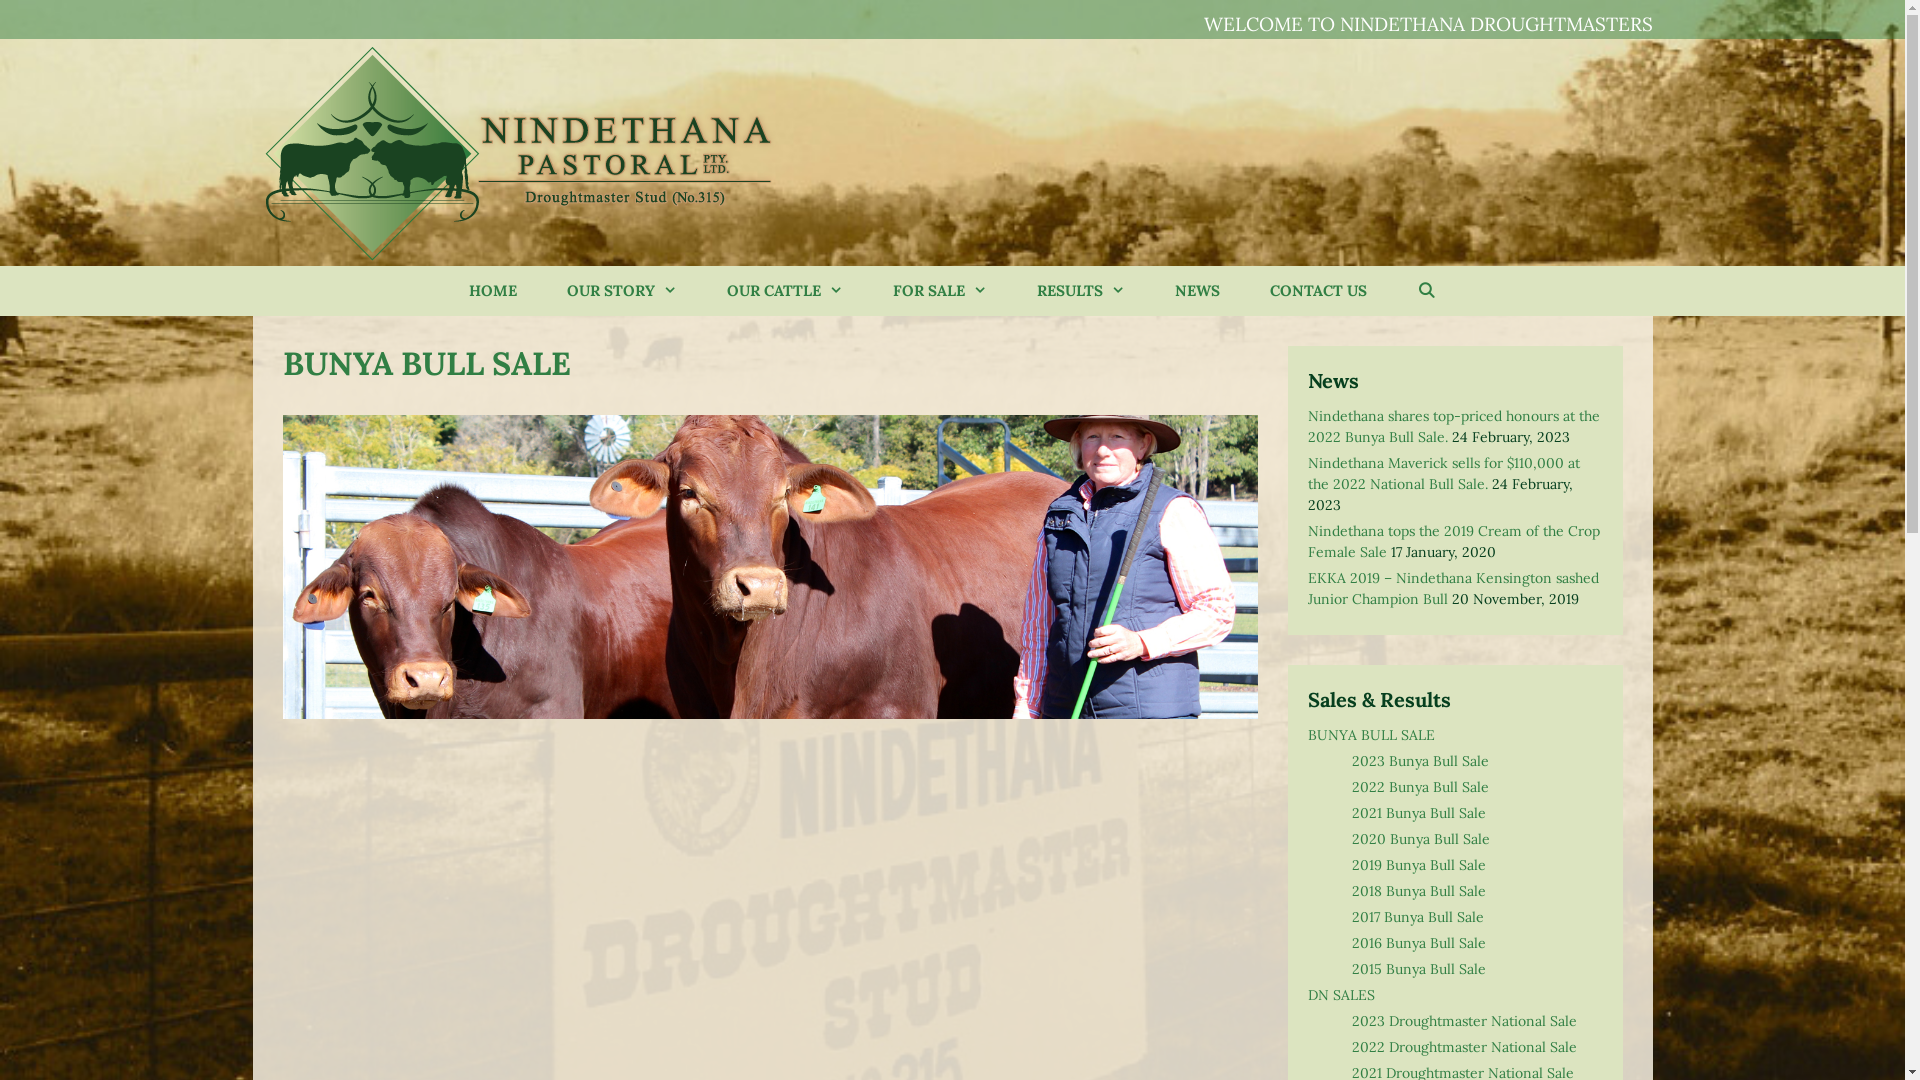 This screenshot has height=1080, width=1920. Describe the element at coordinates (621, 290) in the screenshot. I see `'OUR STORY'` at that location.